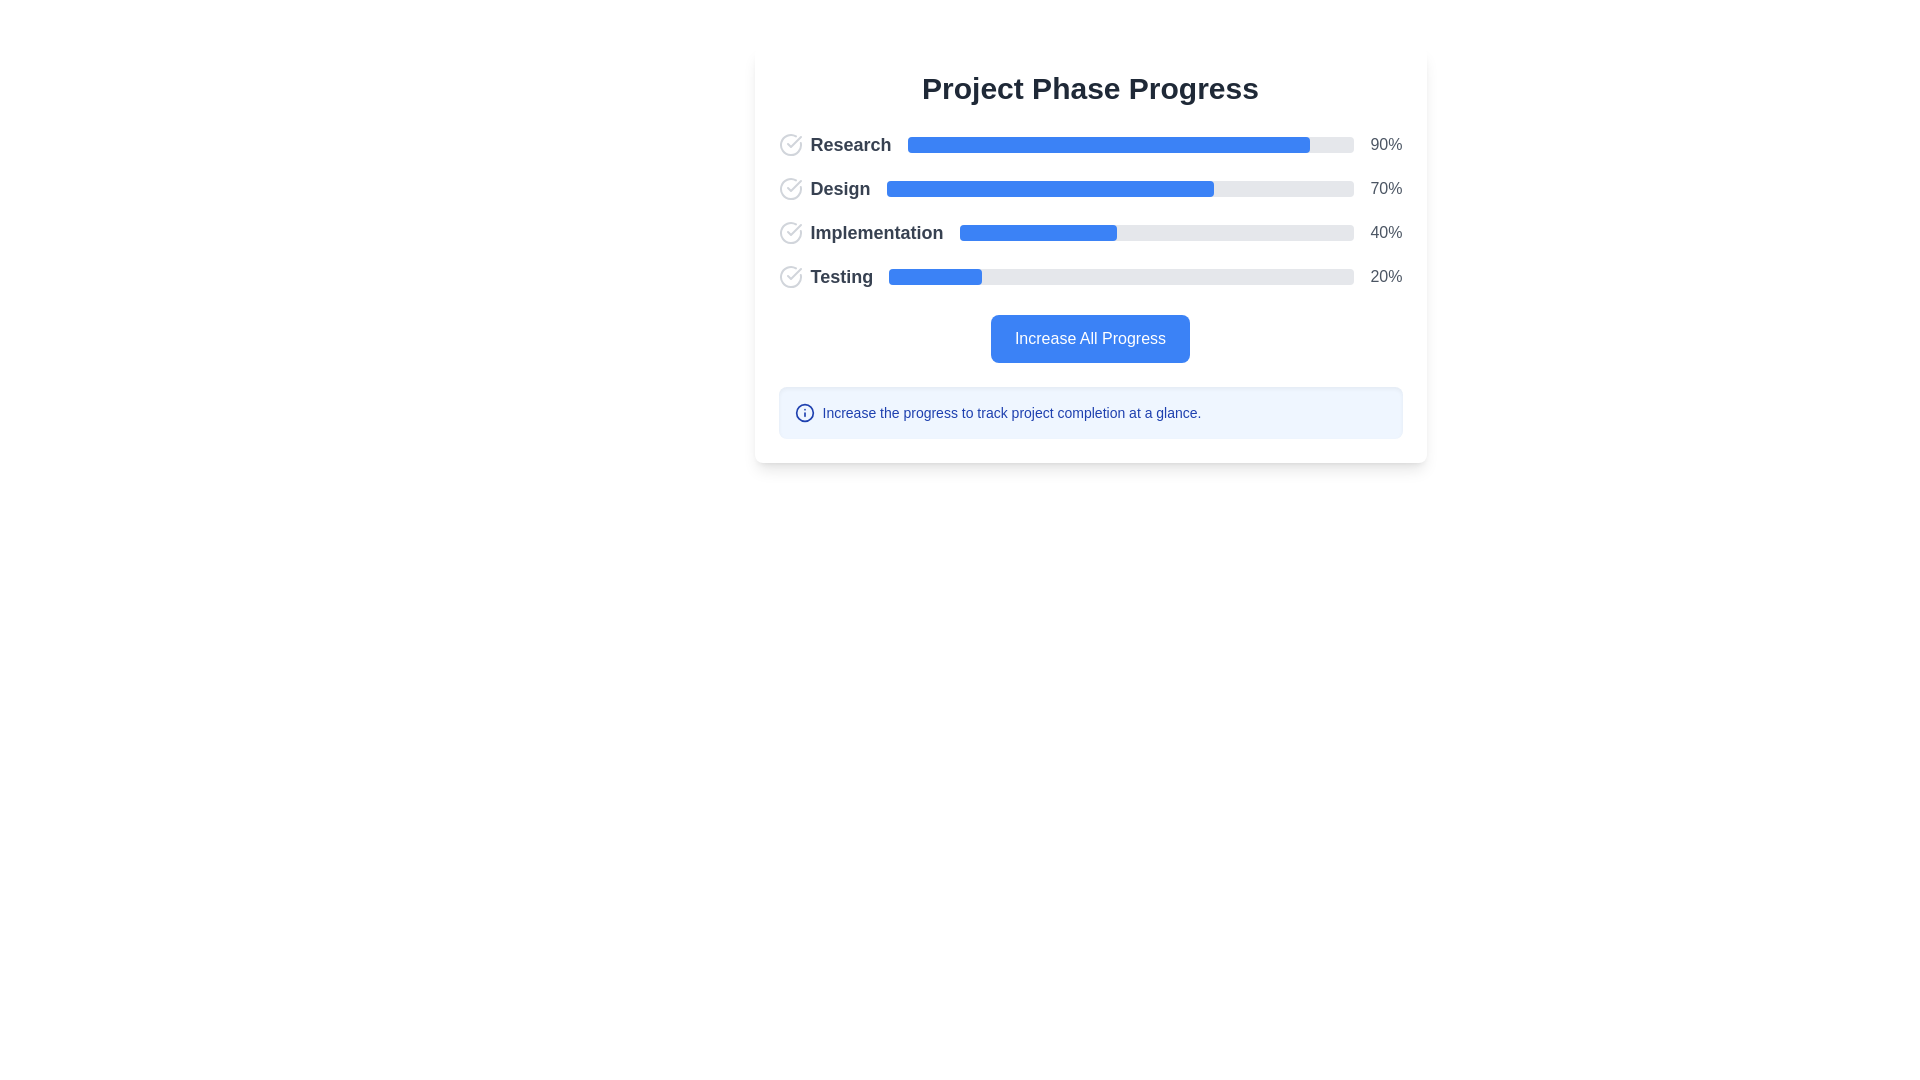 This screenshot has height=1080, width=1920. I want to click on the percentage display of the 'Design' phase progress bar located under the 'Project Phase Progress' section for further details, so click(1089, 189).